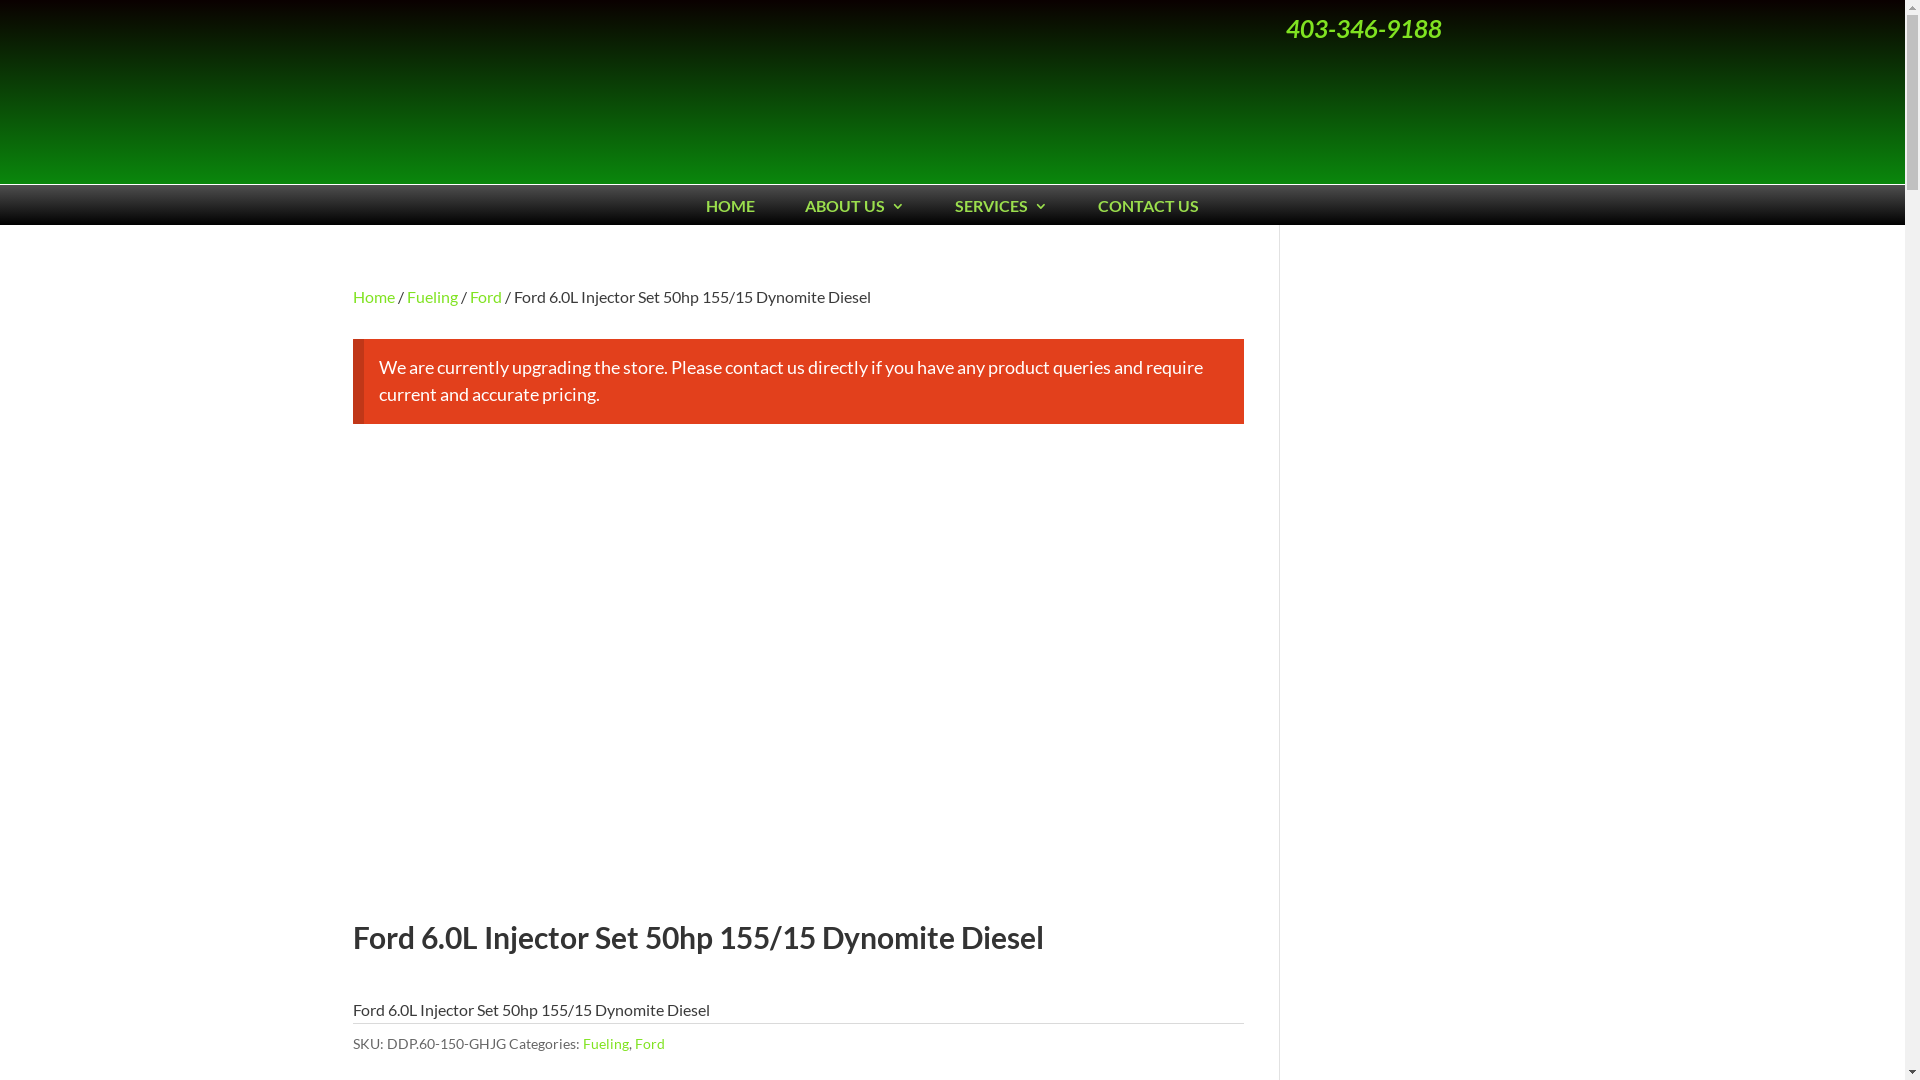 Image resolution: width=1920 pixels, height=1080 pixels. Describe the element at coordinates (632, 1042) in the screenshot. I see `'Ford'` at that location.